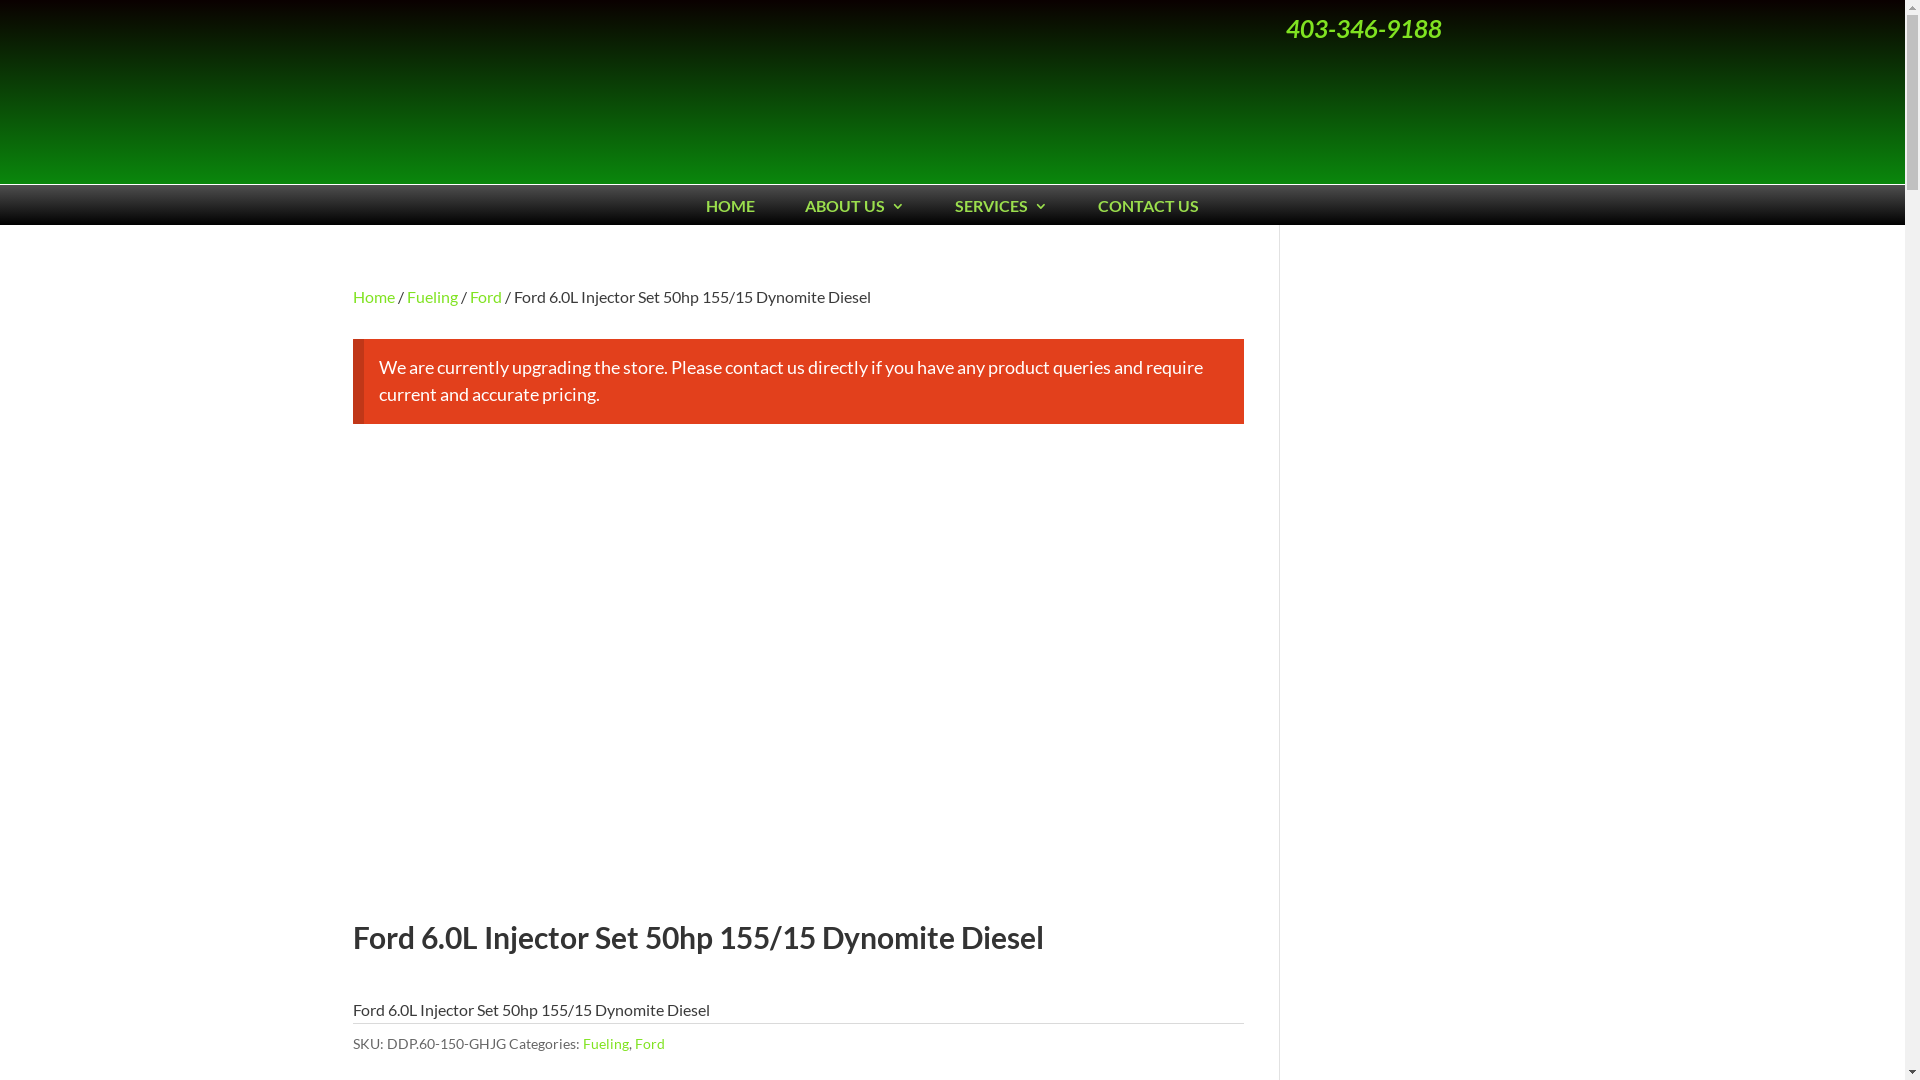 Image resolution: width=1920 pixels, height=1080 pixels. Describe the element at coordinates (632, 1042) in the screenshot. I see `'Ford'` at that location.